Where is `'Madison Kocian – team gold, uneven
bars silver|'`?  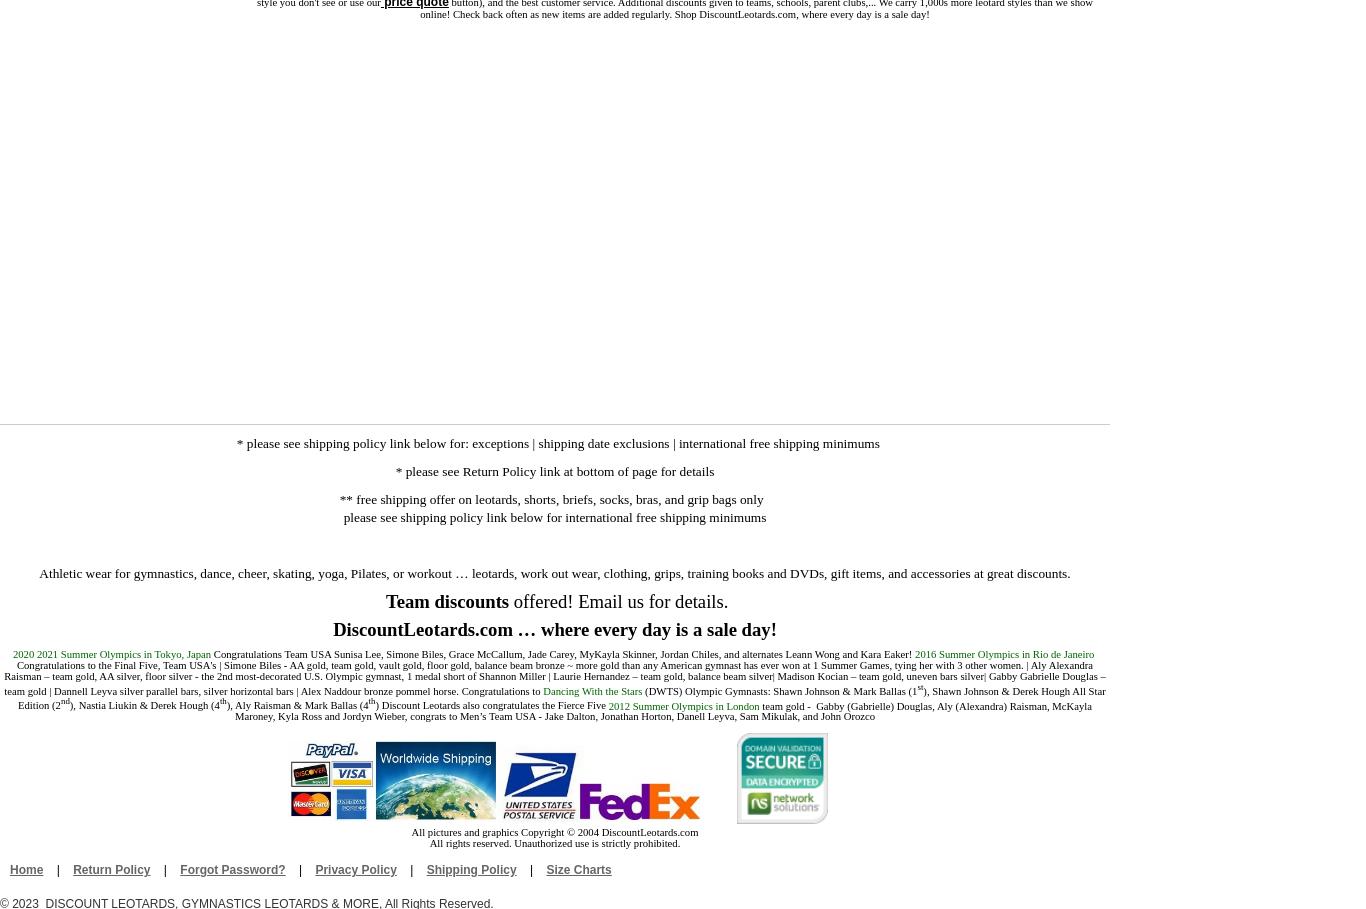 'Madison Kocian – team gold, uneven
bars silver|' is located at coordinates (878, 676).